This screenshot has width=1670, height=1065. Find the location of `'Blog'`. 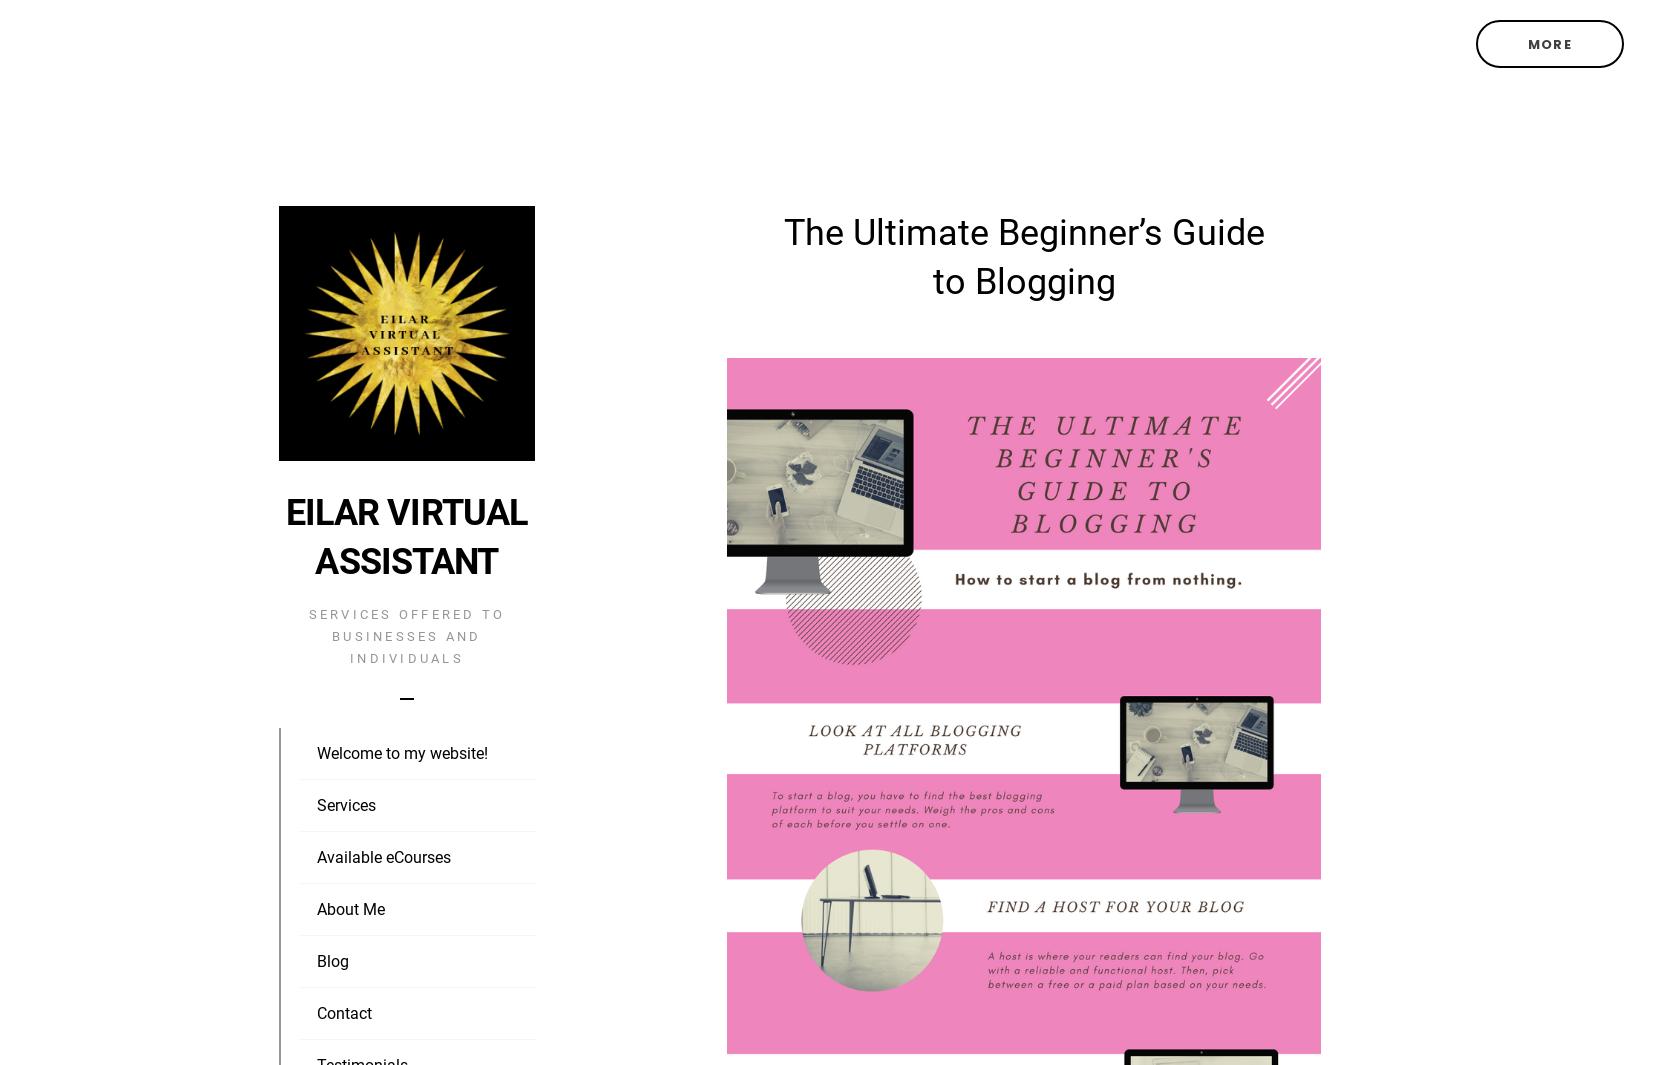

'Blog' is located at coordinates (315, 961).